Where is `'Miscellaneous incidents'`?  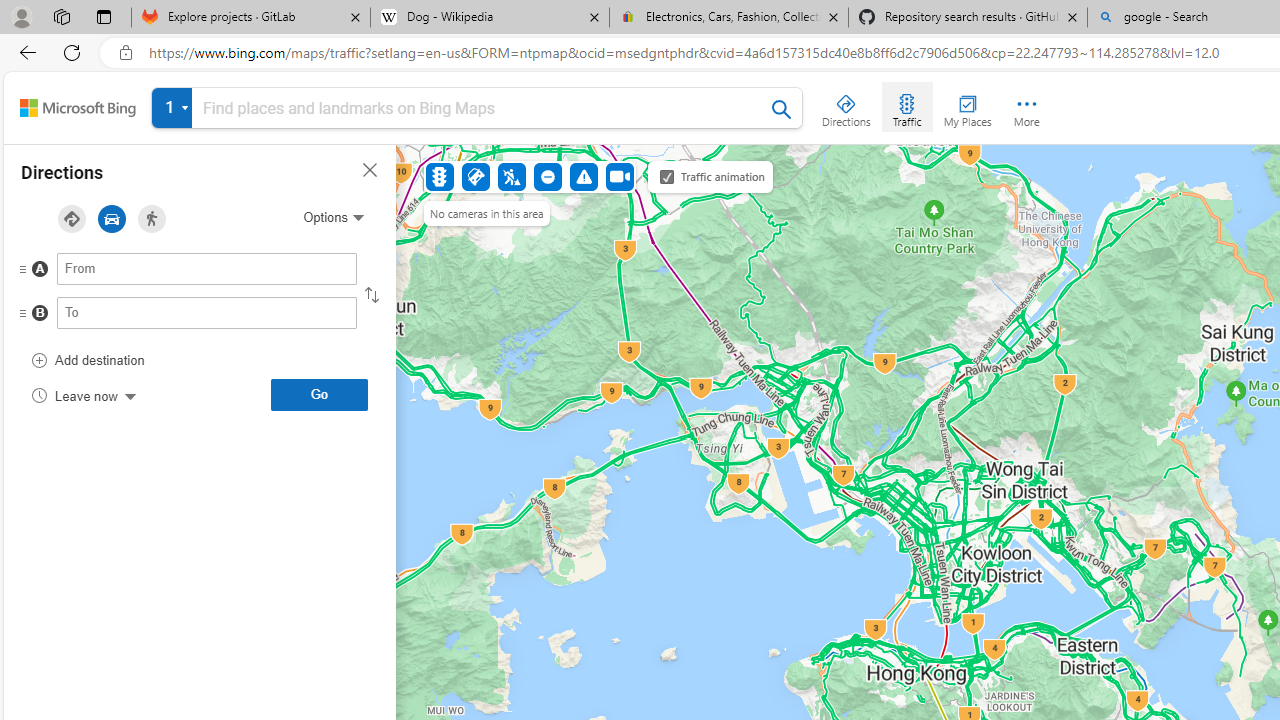
'Miscellaneous incidents' is located at coordinates (582, 175).